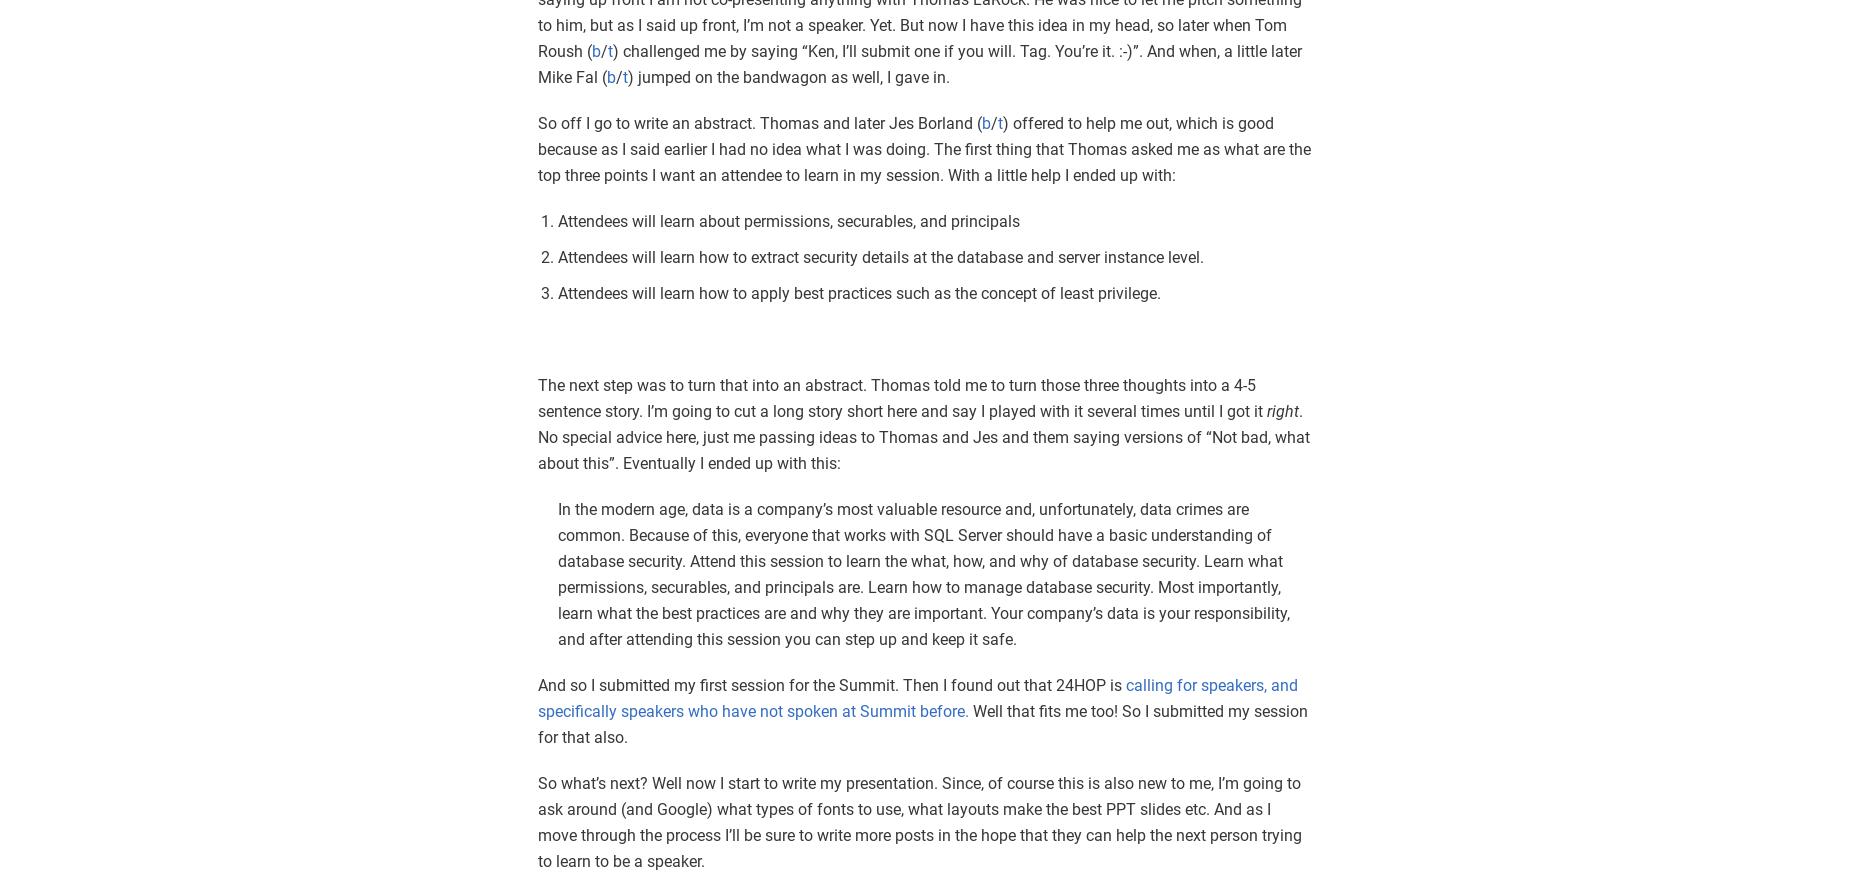 The width and height of the screenshot is (1850, 890). Describe the element at coordinates (796, 695) in the screenshot. I see `'Speaking at Community Events - More Thoughts'` at that location.